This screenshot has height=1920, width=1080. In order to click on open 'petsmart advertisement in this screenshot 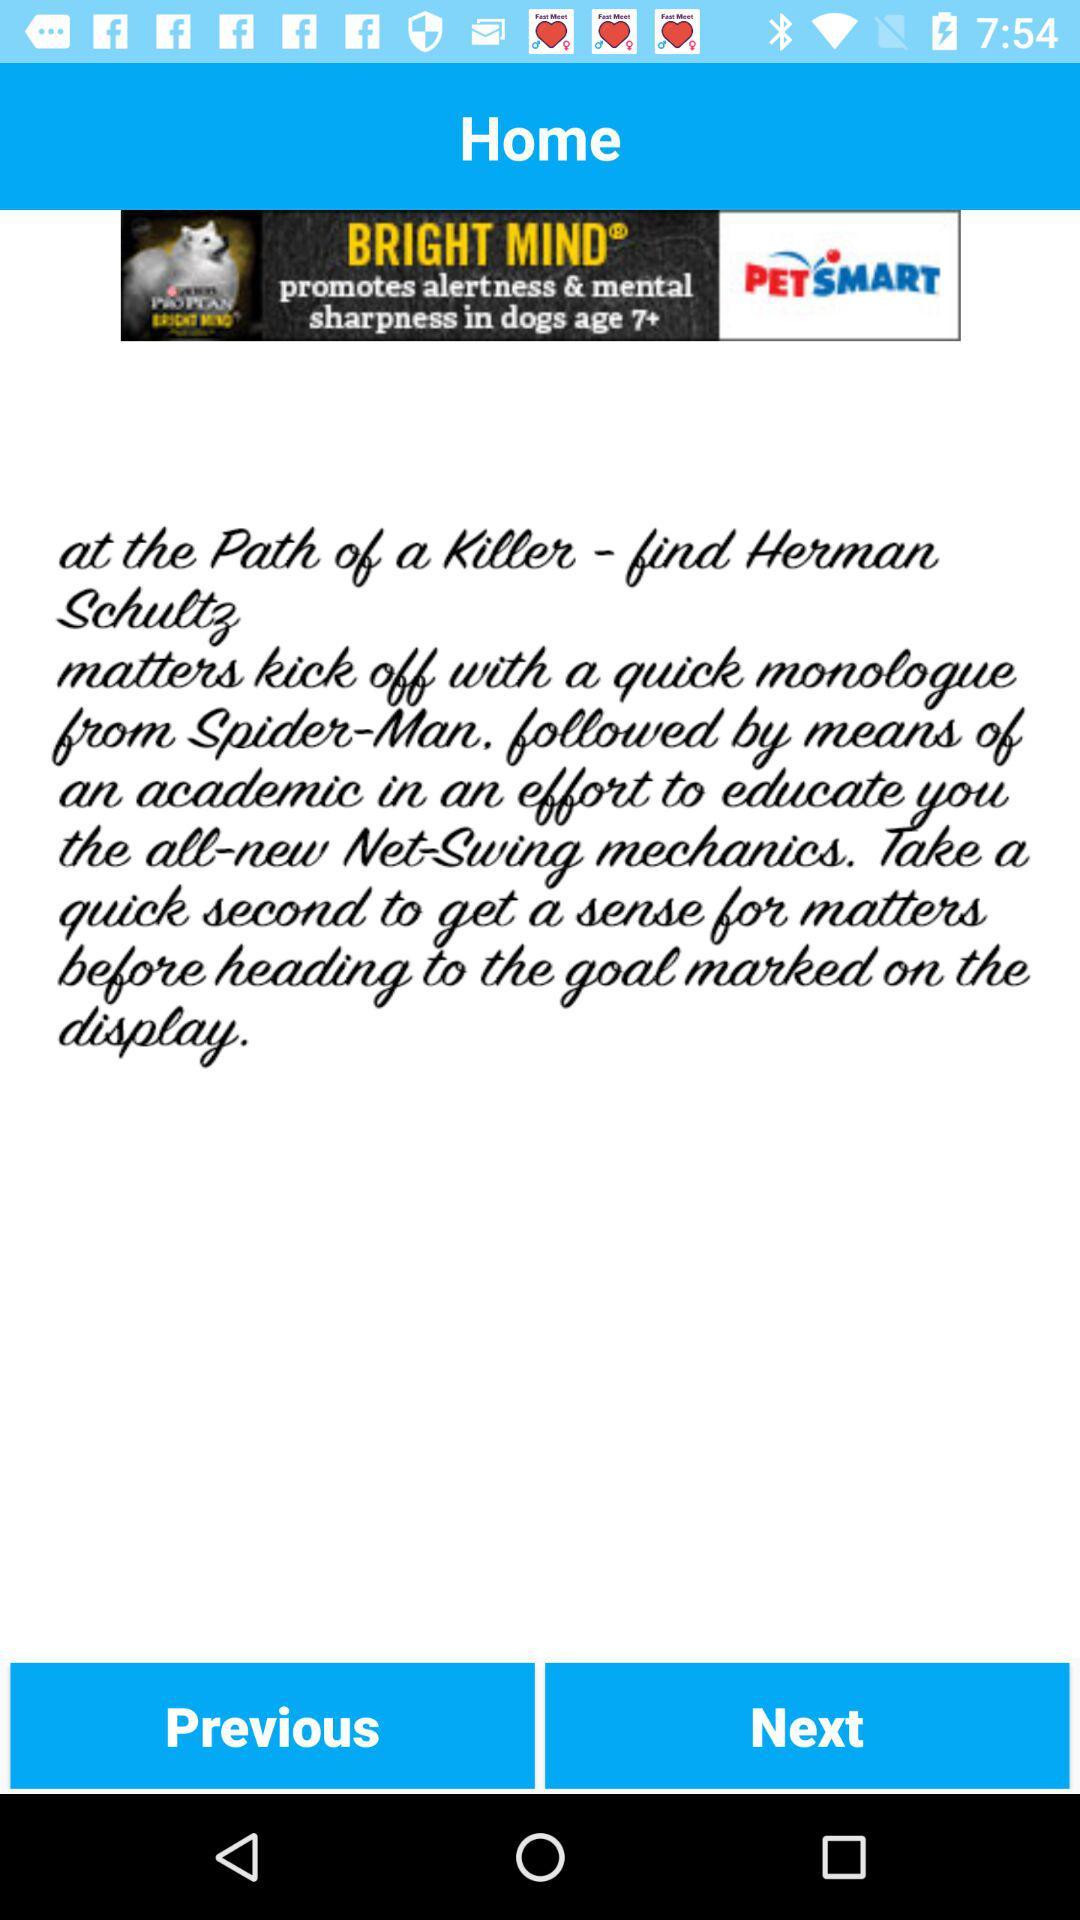, I will do `click(540, 274)`.